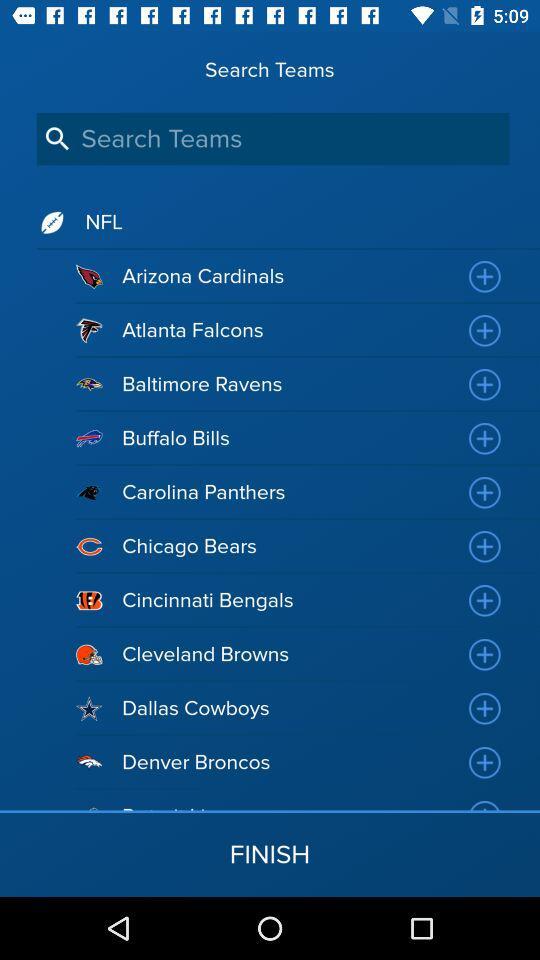 The image size is (540, 960). I want to click on the finish item, so click(270, 853).